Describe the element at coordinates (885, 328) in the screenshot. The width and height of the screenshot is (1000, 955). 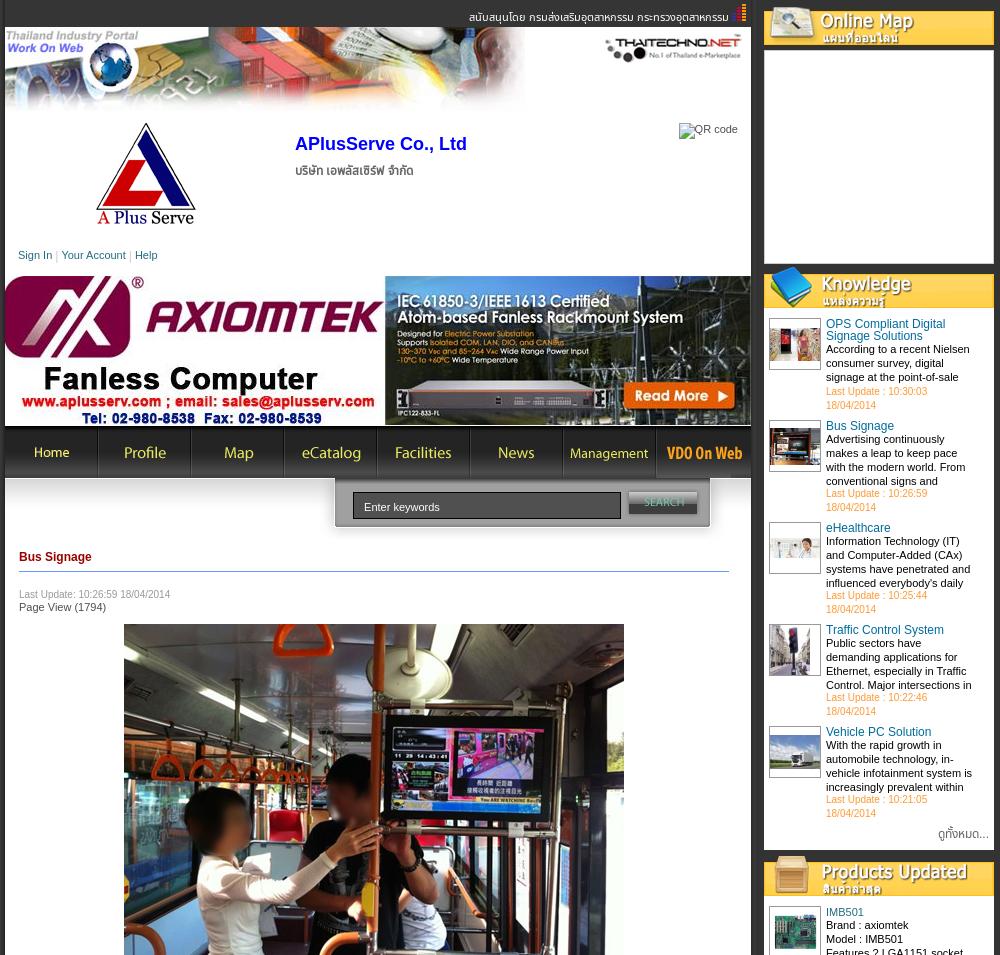
I see `'OPS Compliant Digital Signage Solutions'` at that location.